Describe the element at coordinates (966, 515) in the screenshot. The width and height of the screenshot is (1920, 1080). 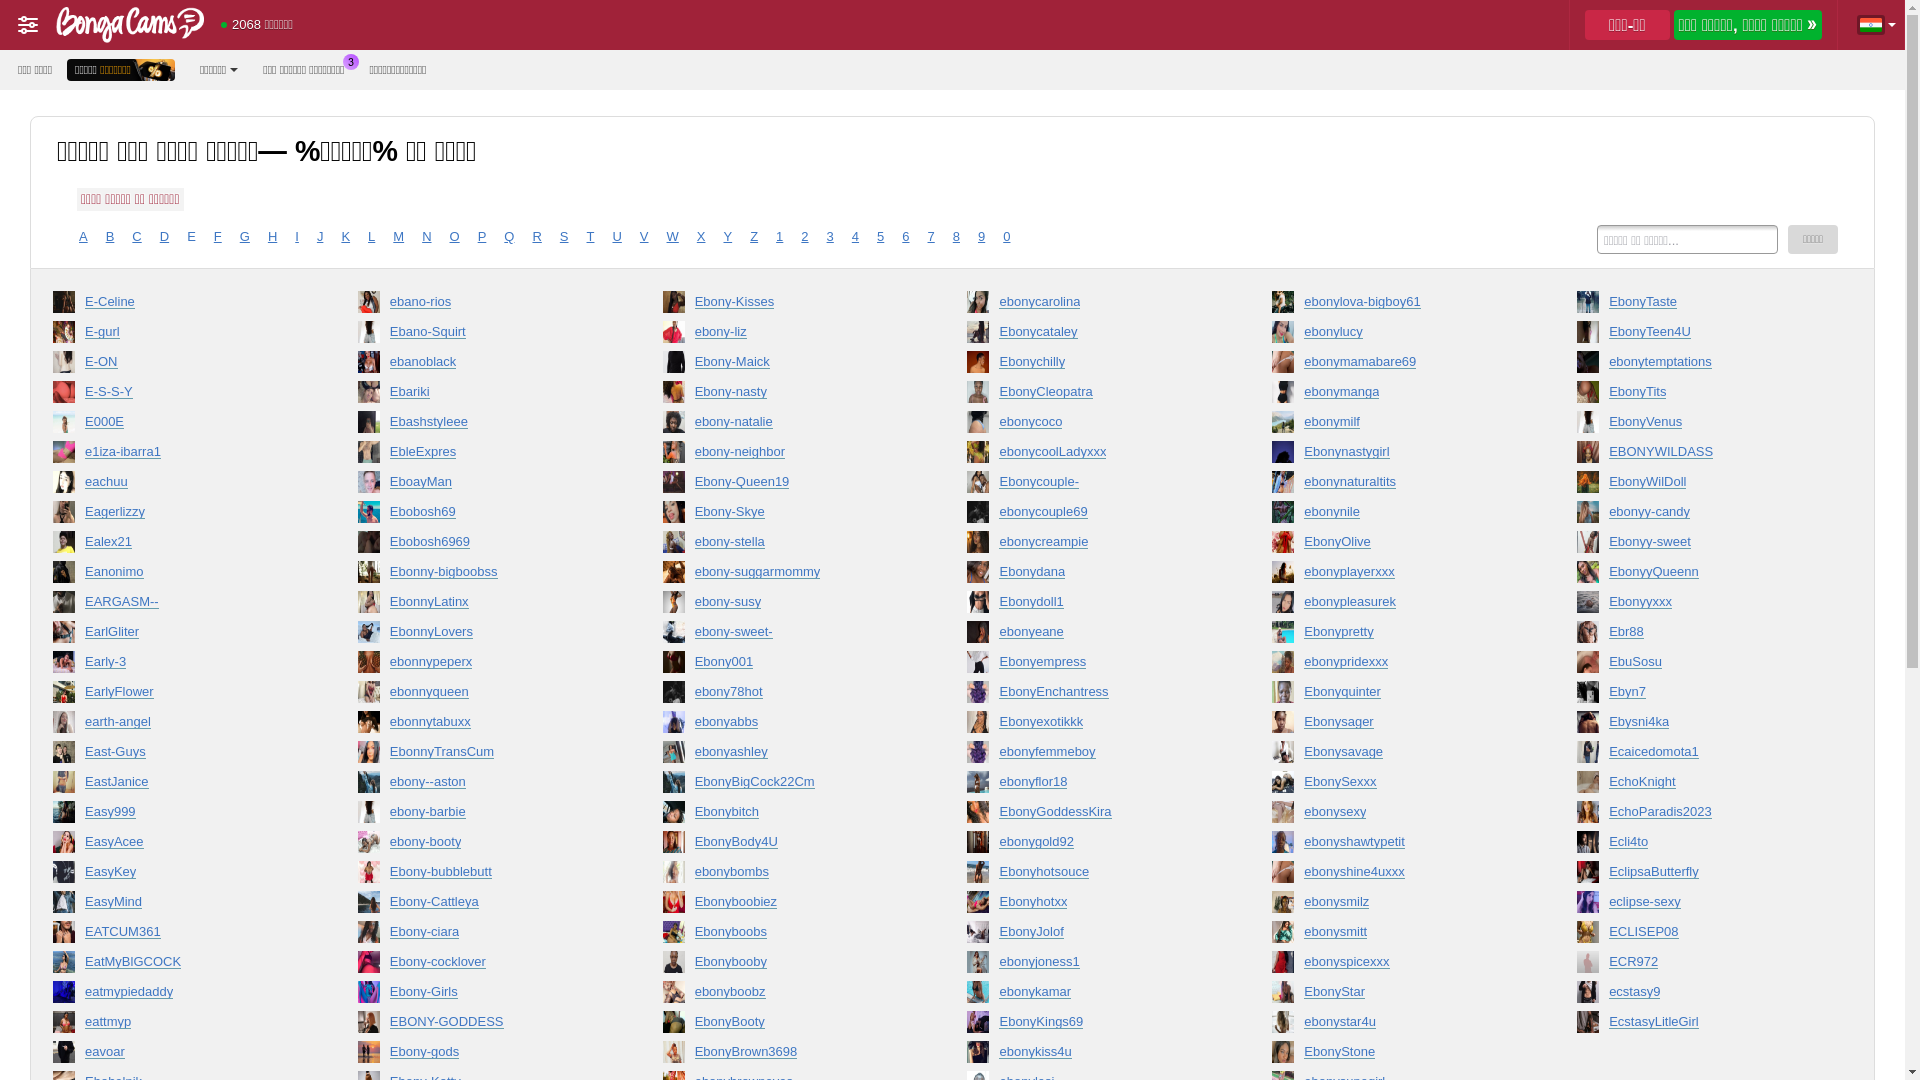
I see `'ebonycouple69'` at that location.